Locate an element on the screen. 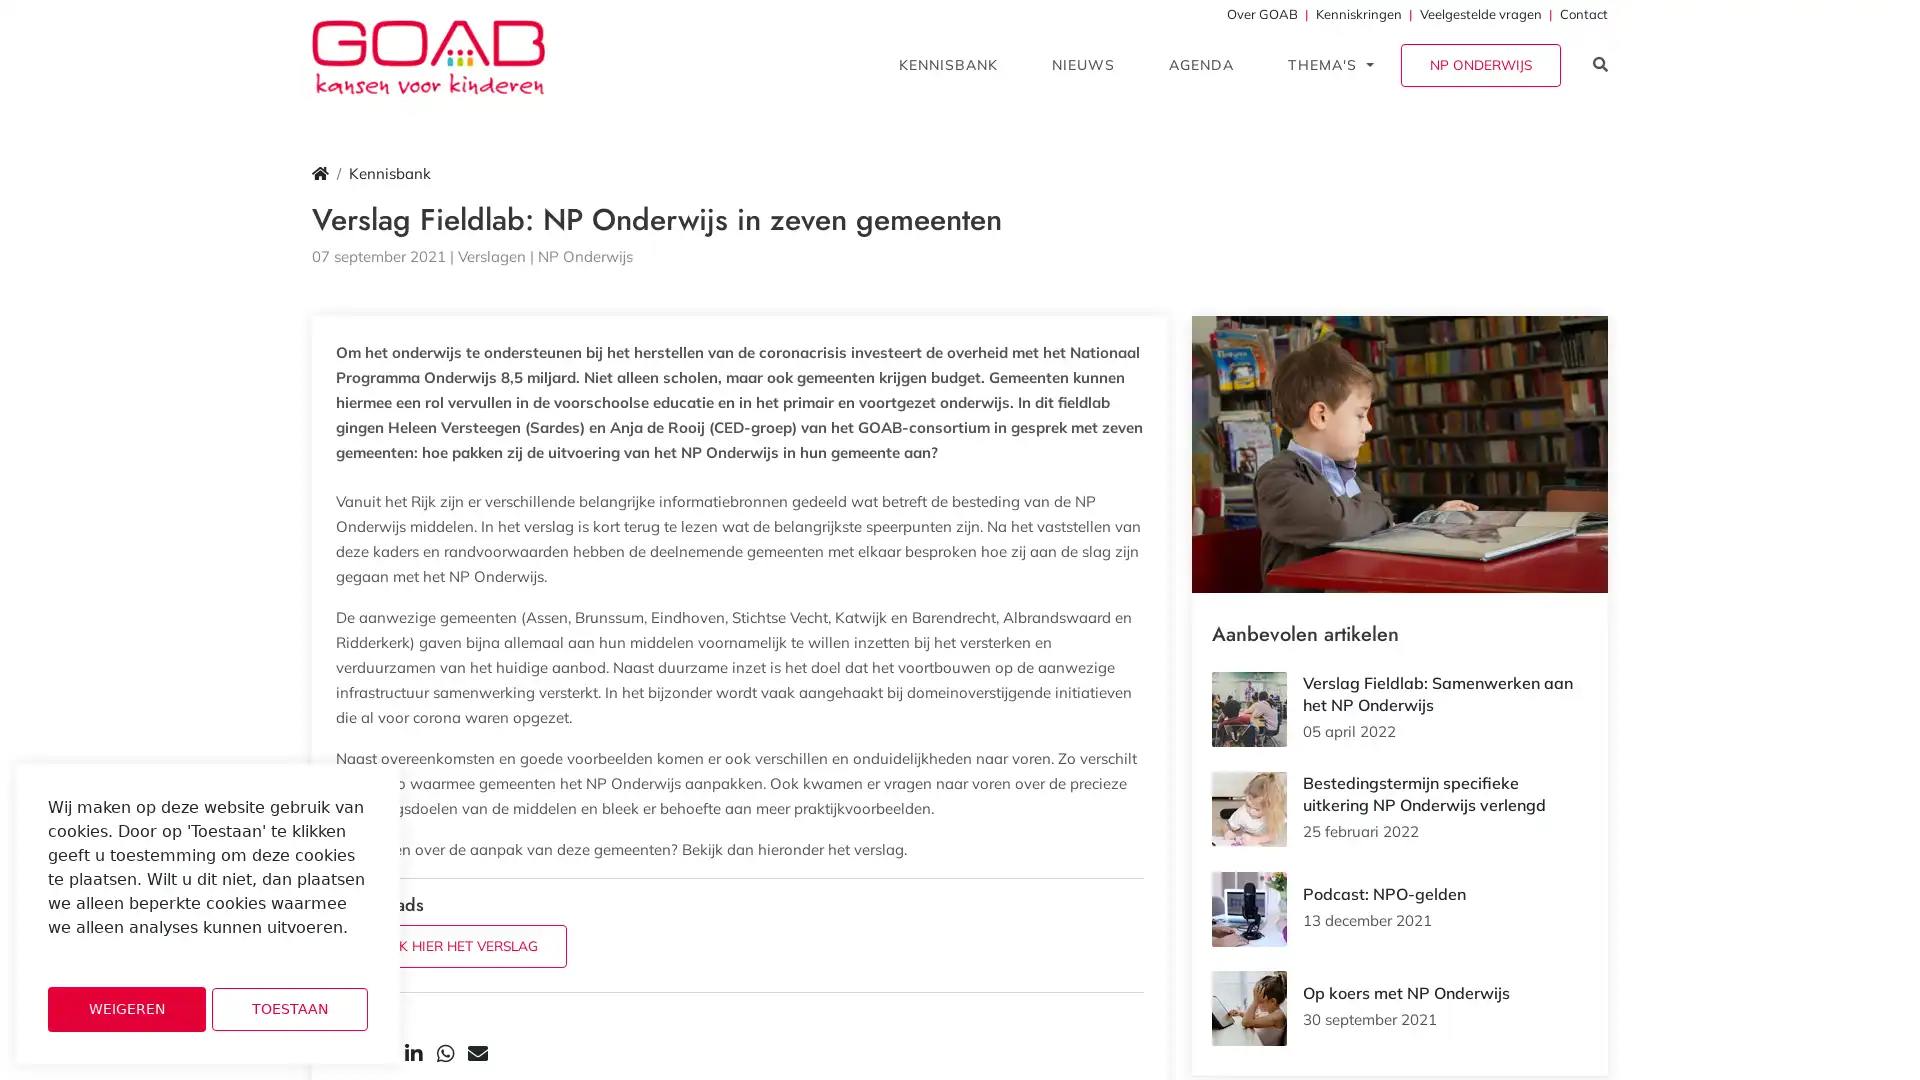 The width and height of the screenshot is (1920, 1080). dismiss cookie message is located at coordinates (125, 1009).